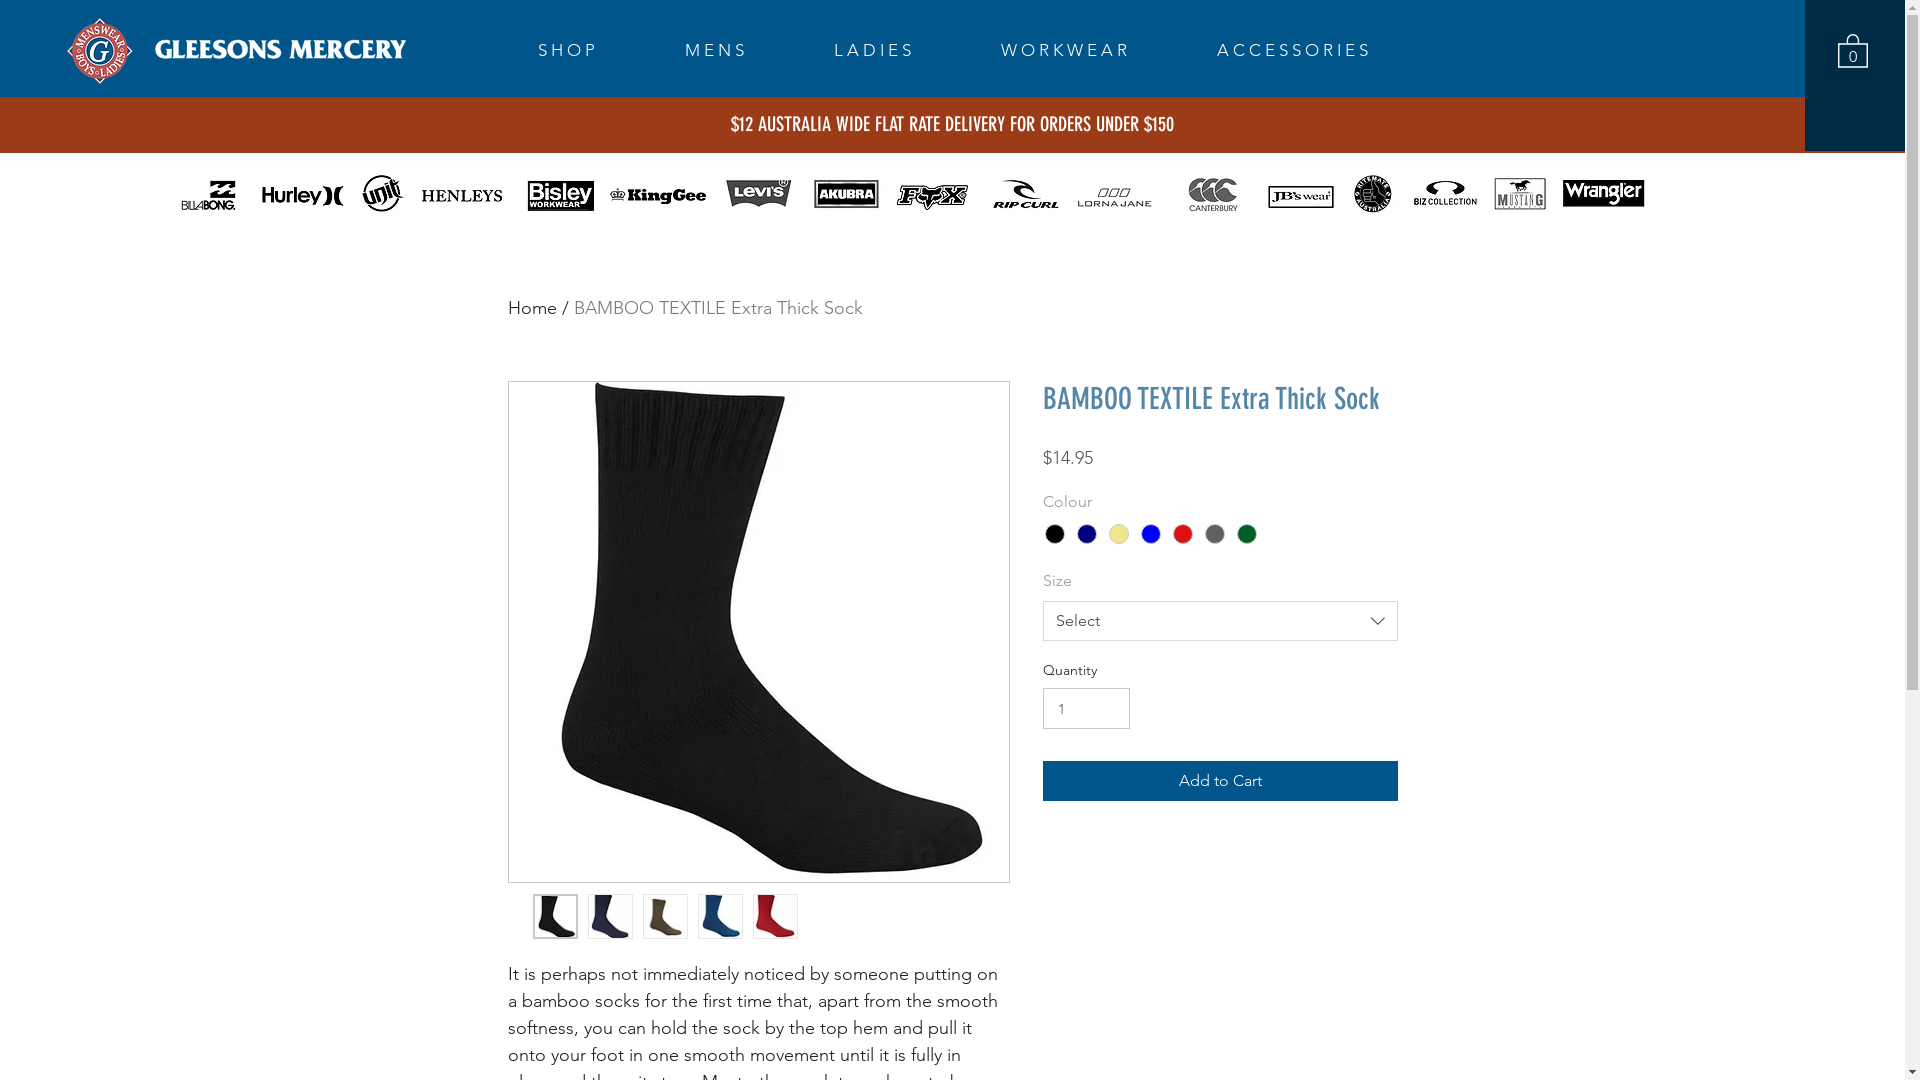 The width and height of the screenshot is (1920, 1080). What do you see at coordinates (1322, 49) in the screenshot?
I see `'A C C E S S O R I E S'` at bounding box center [1322, 49].